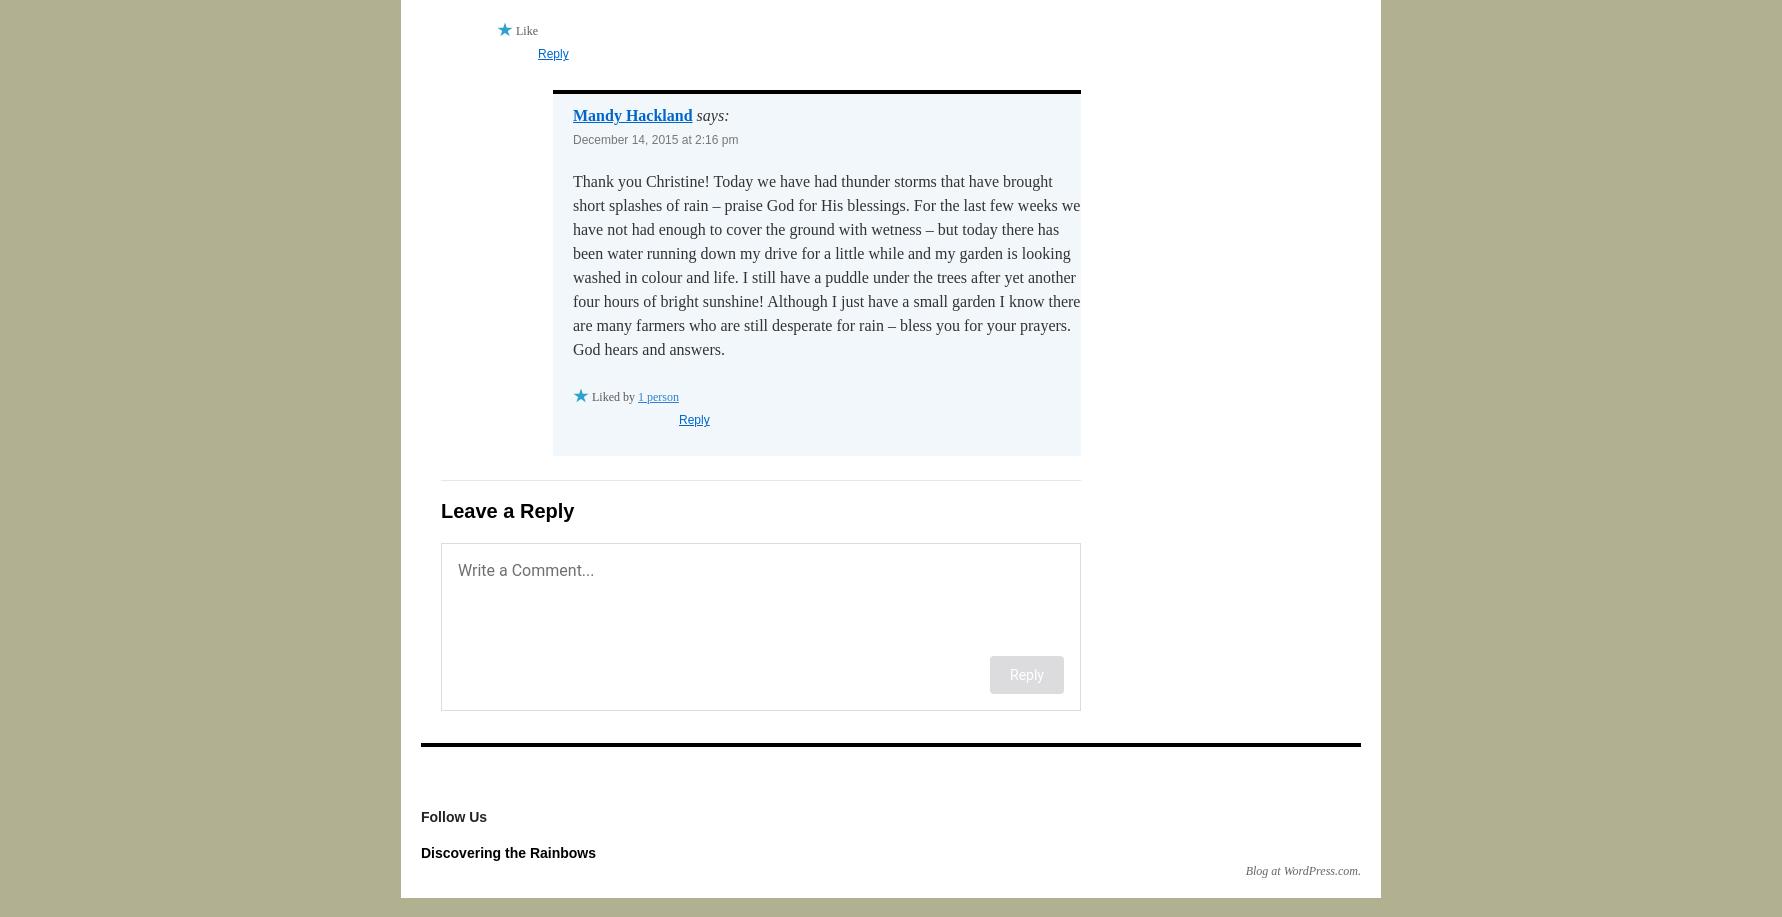 The width and height of the screenshot is (1782, 917). What do you see at coordinates (614, 396) in the screenshot?
I see `'Liked by'` at bounding box center [614, 396].